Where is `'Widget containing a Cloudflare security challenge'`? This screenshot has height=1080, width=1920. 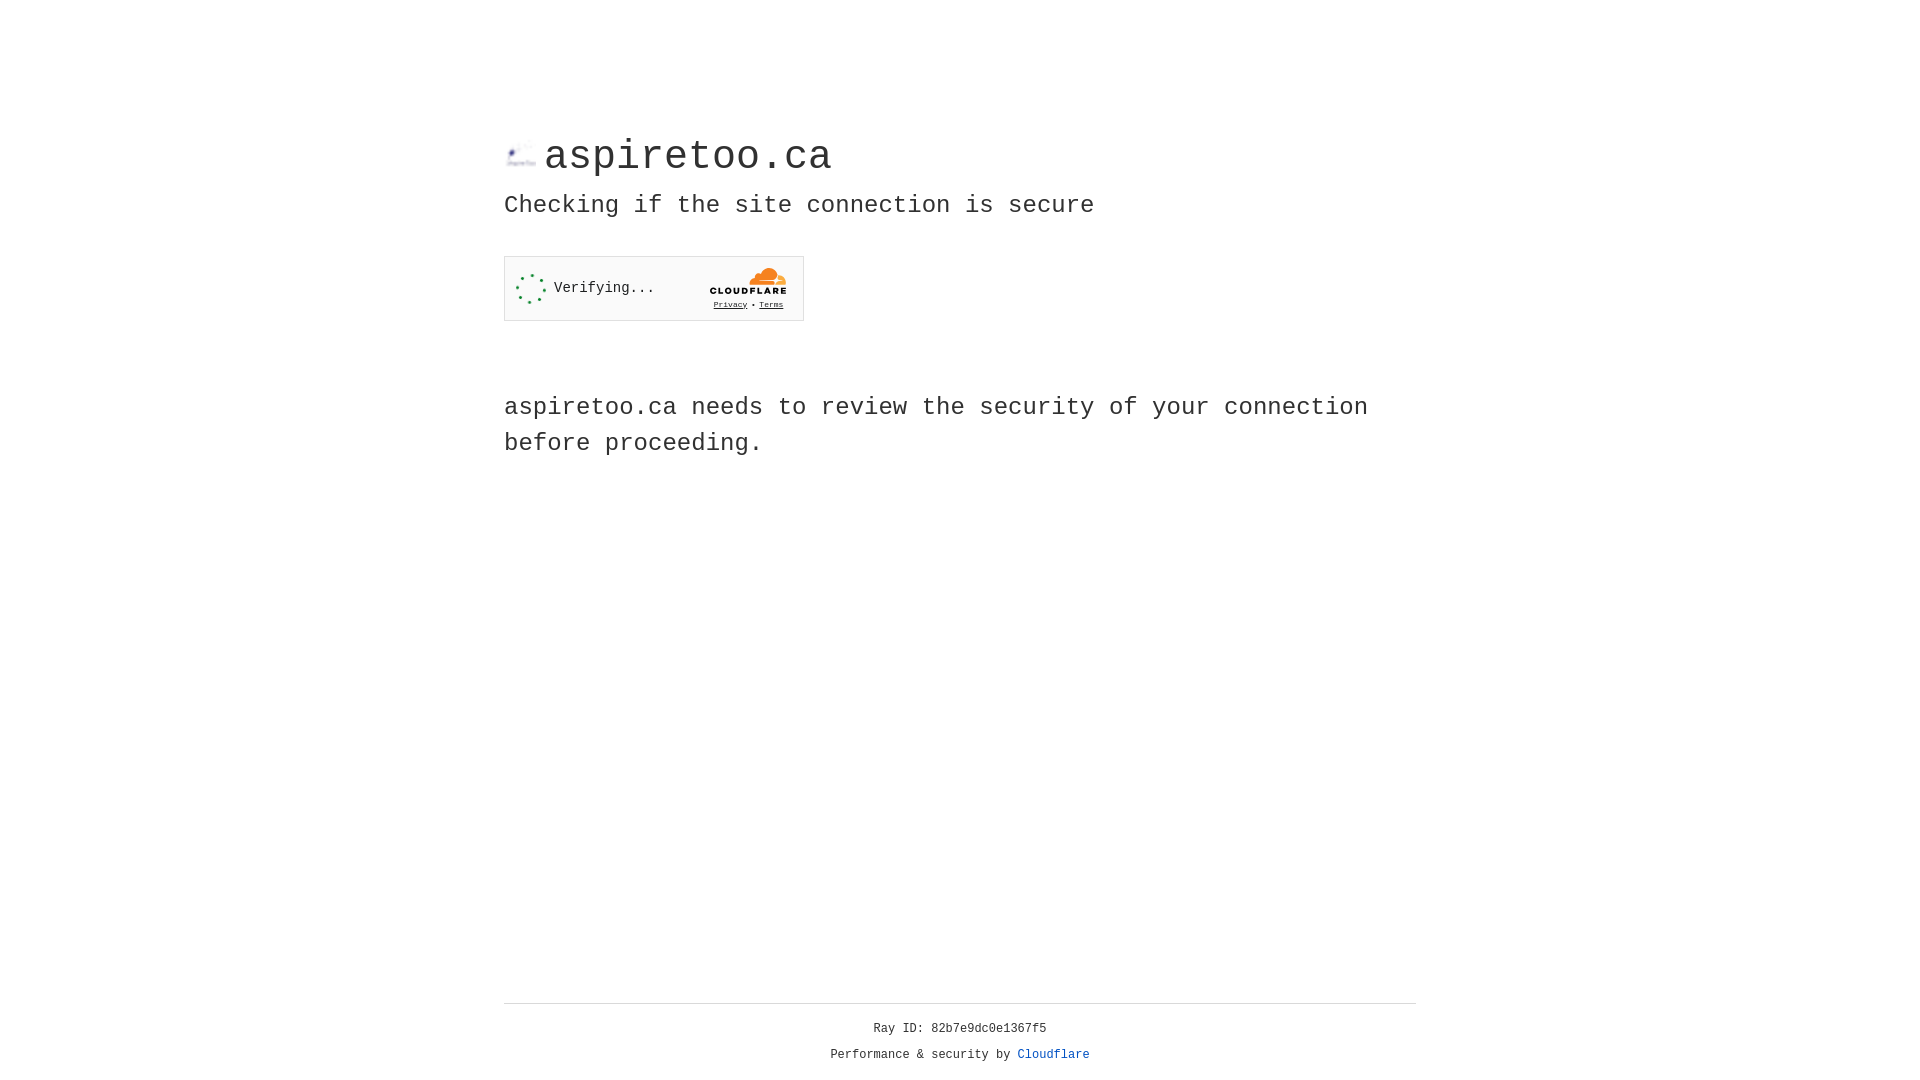 'Widget containing a Cloudflare security challenge' is located at coordinates (653, 288).